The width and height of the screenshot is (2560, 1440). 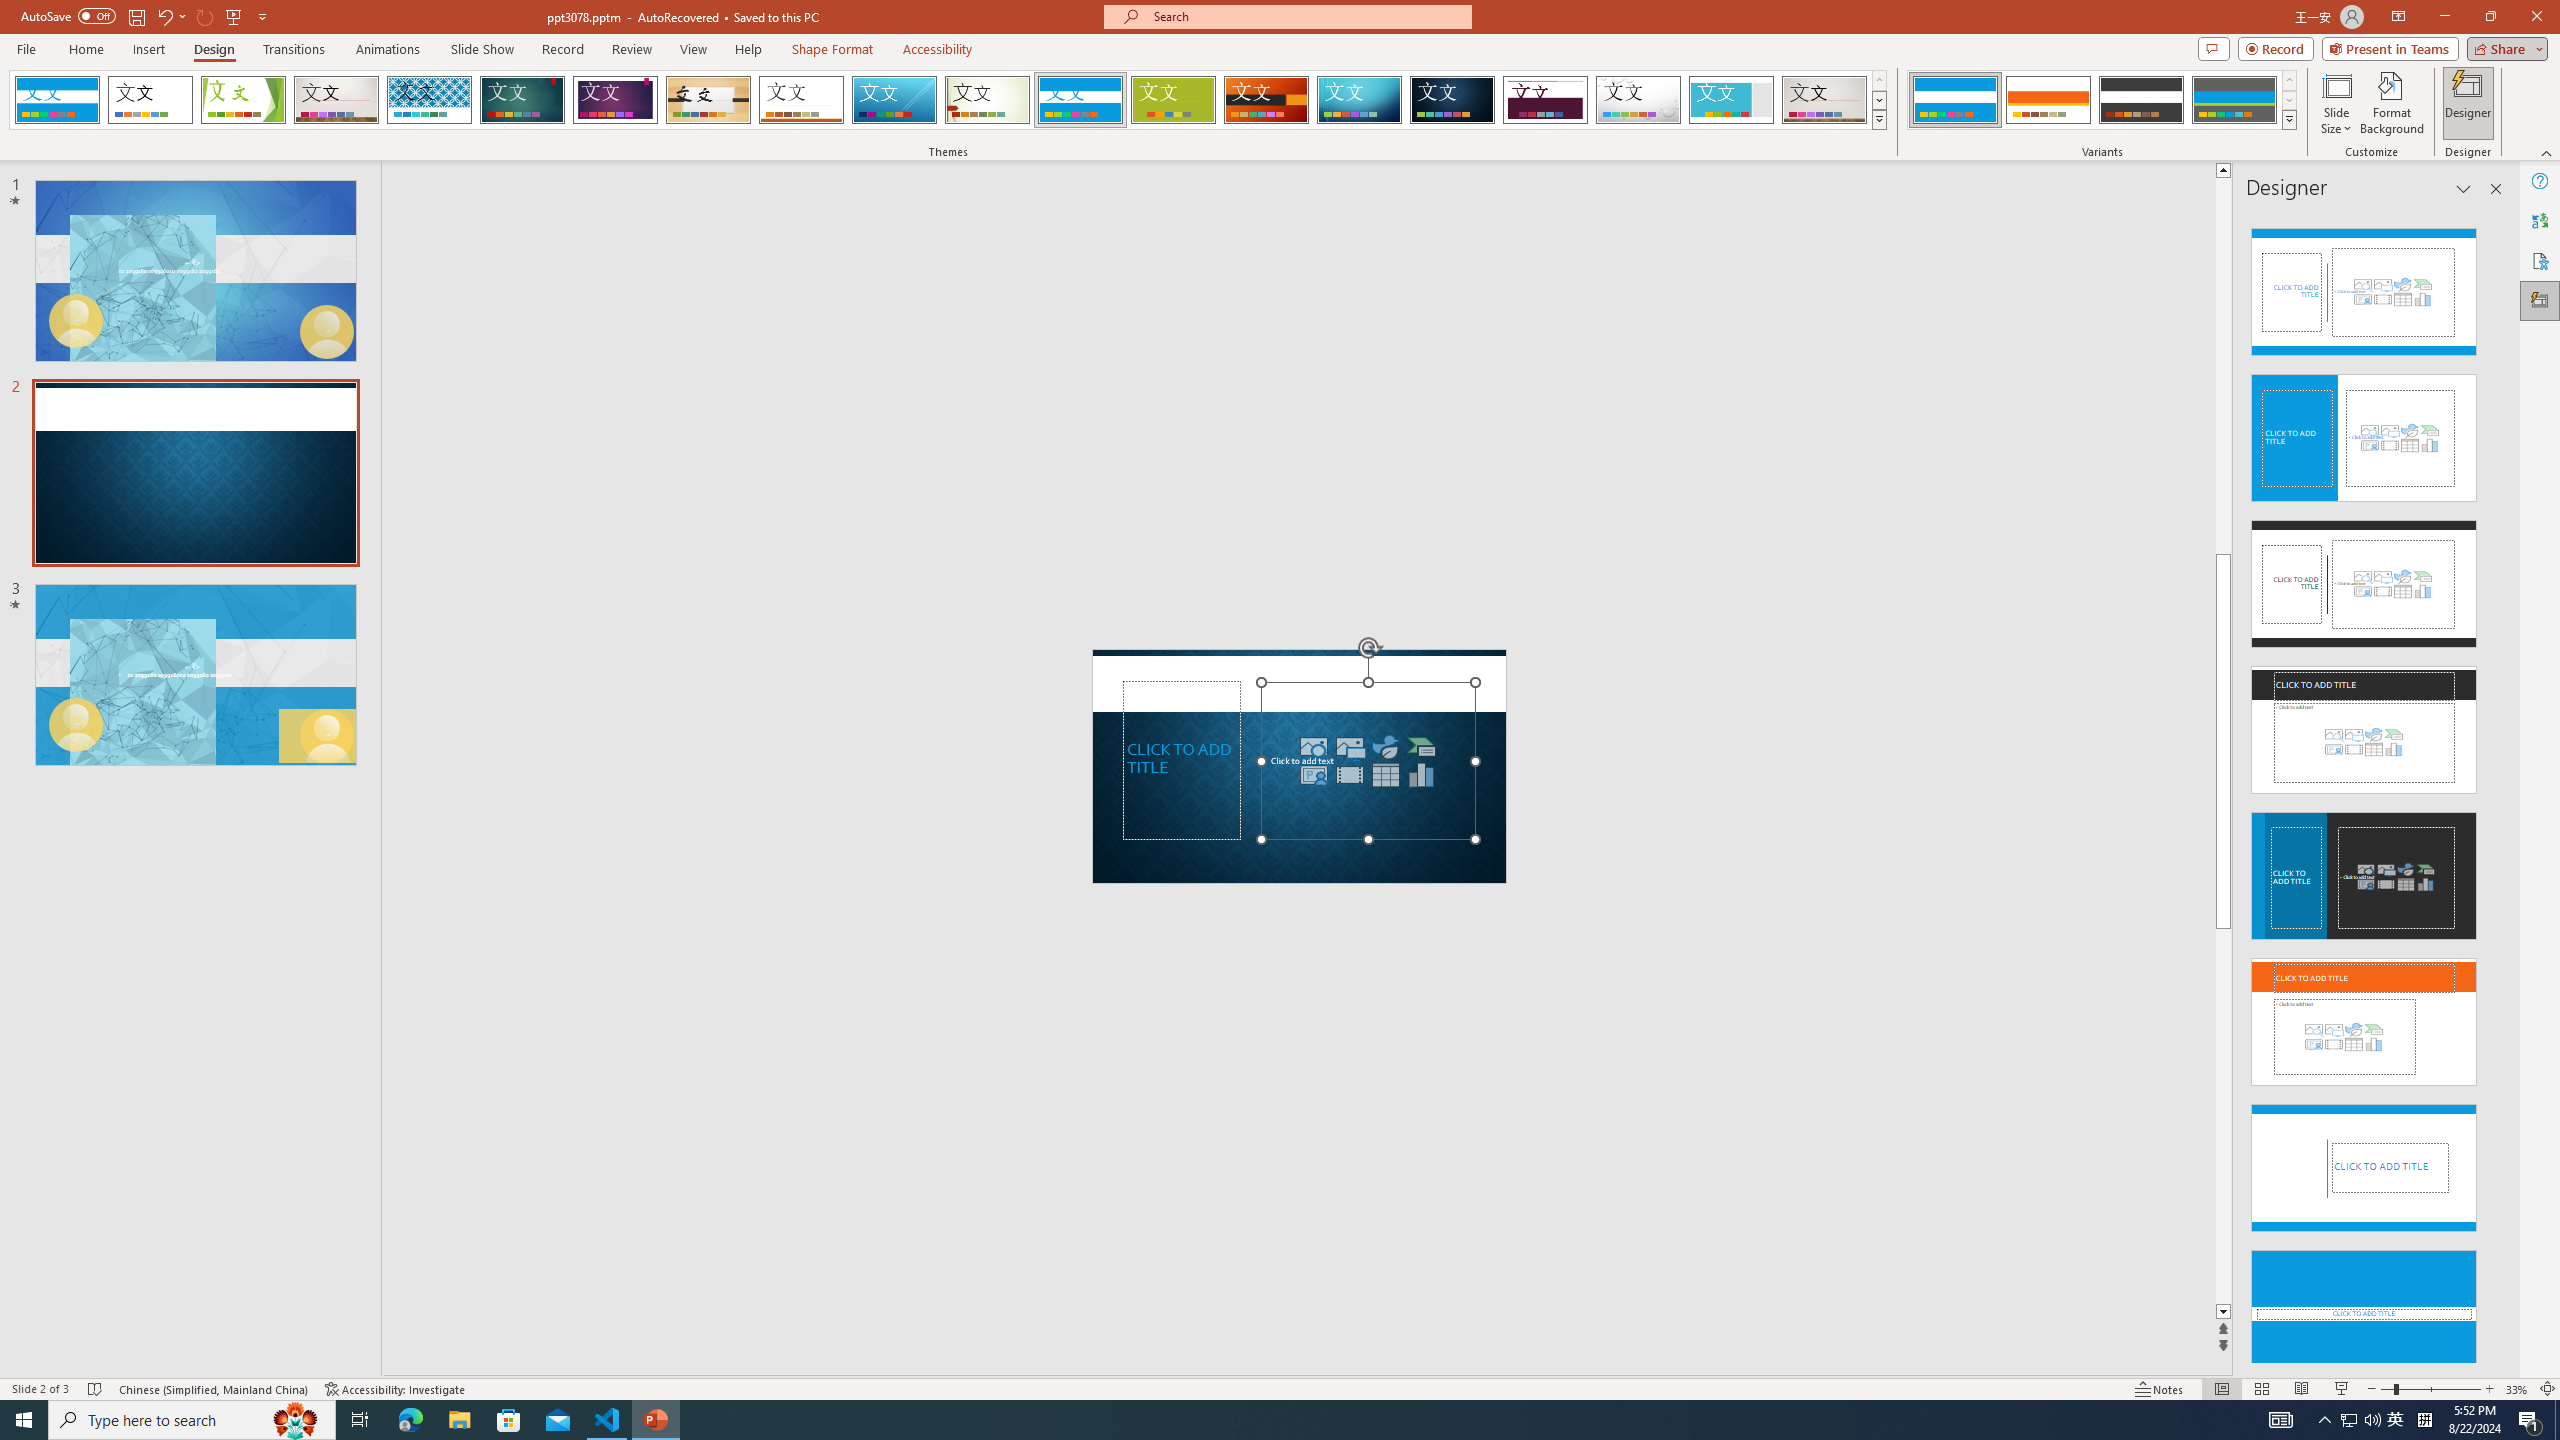 I want to click on 'Basis', so click(x=1173, y=99).